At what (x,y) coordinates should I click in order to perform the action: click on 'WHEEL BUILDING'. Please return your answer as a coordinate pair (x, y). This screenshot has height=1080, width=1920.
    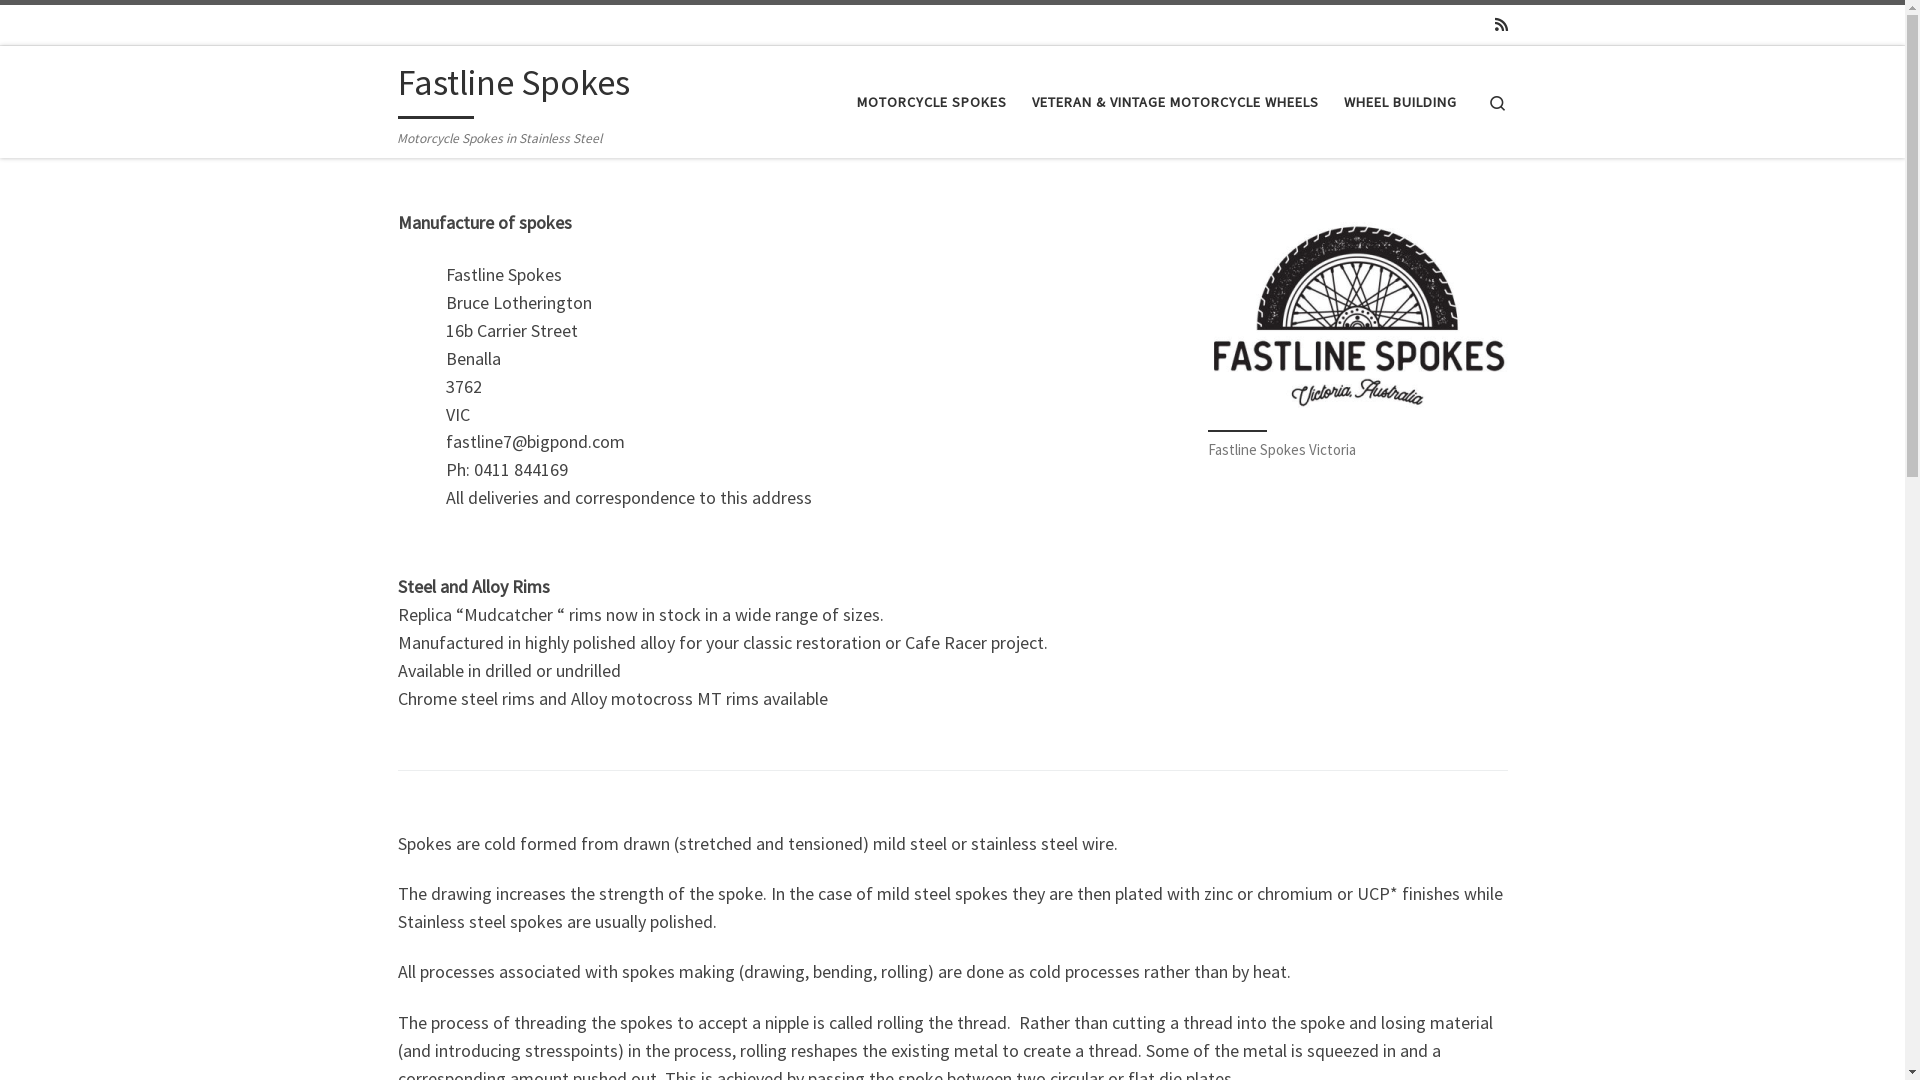
    Looking at the image, I should click on (1337, 101).